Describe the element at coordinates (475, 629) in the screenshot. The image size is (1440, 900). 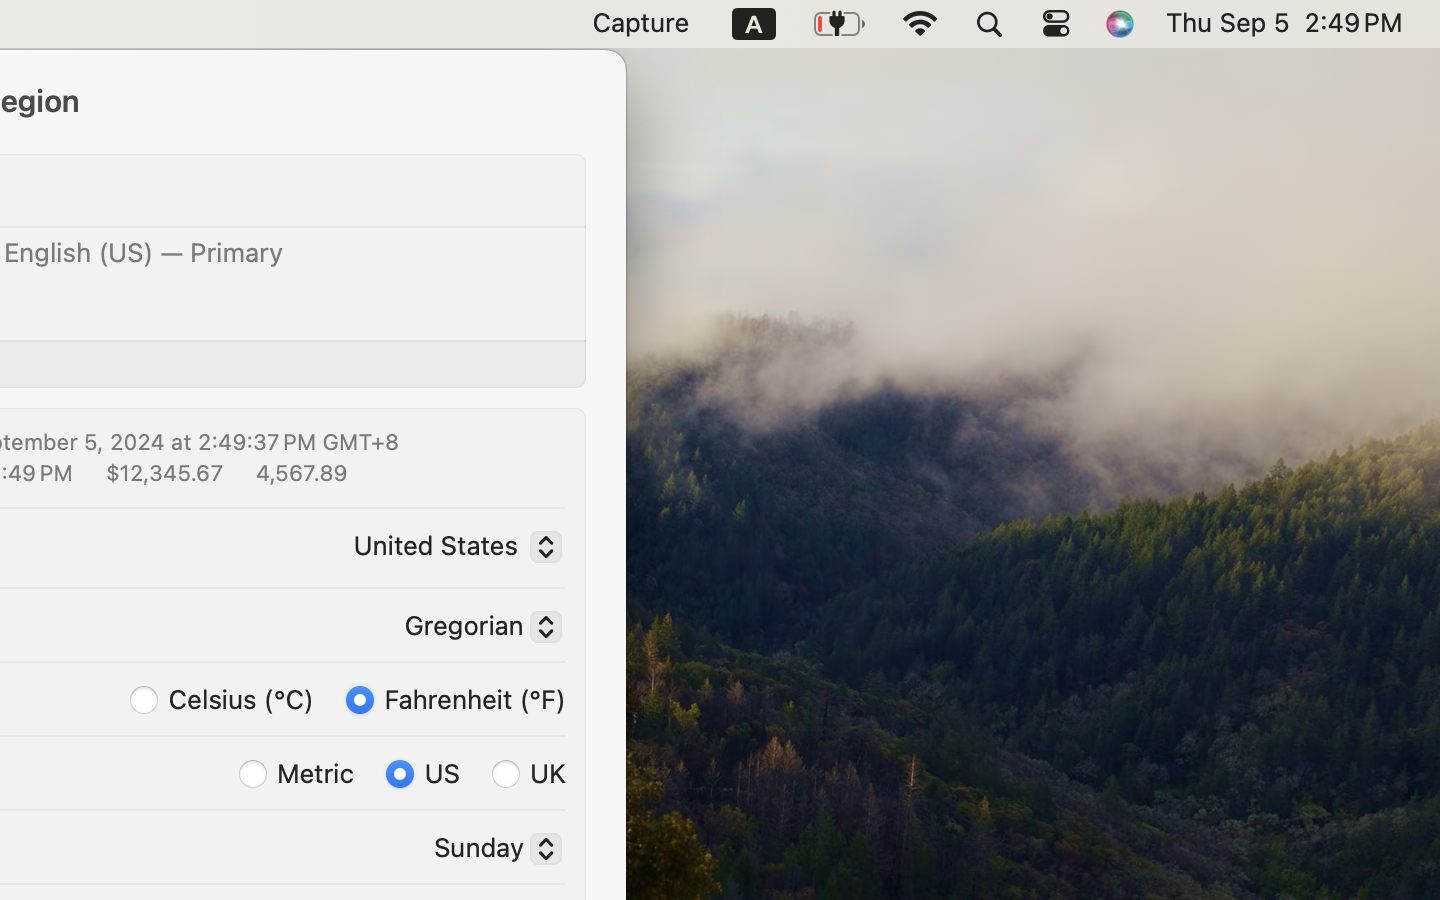
I see `'Gregorian'` at that location.